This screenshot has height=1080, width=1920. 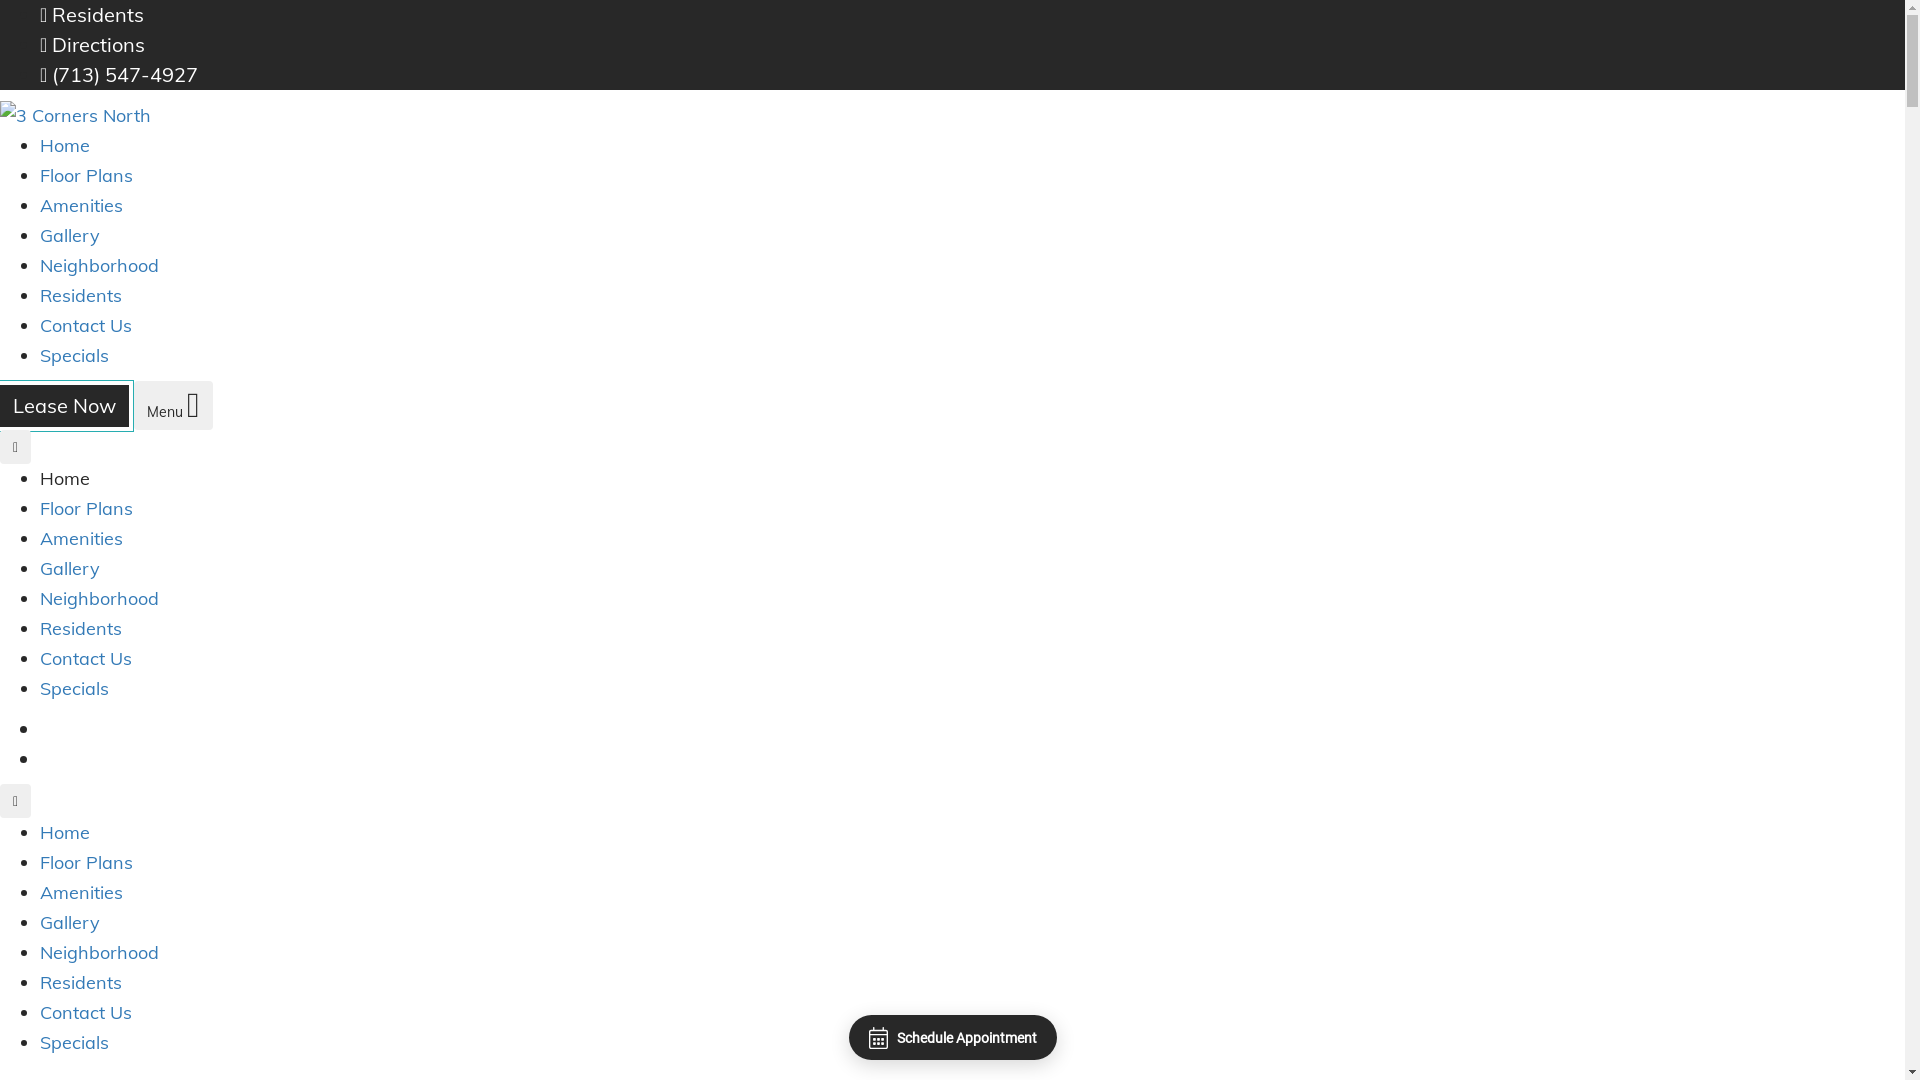 What do you see at coordinates (64, 405) in the screenshot?
I see `'Lease Now'` at bounding box center [64, 405].